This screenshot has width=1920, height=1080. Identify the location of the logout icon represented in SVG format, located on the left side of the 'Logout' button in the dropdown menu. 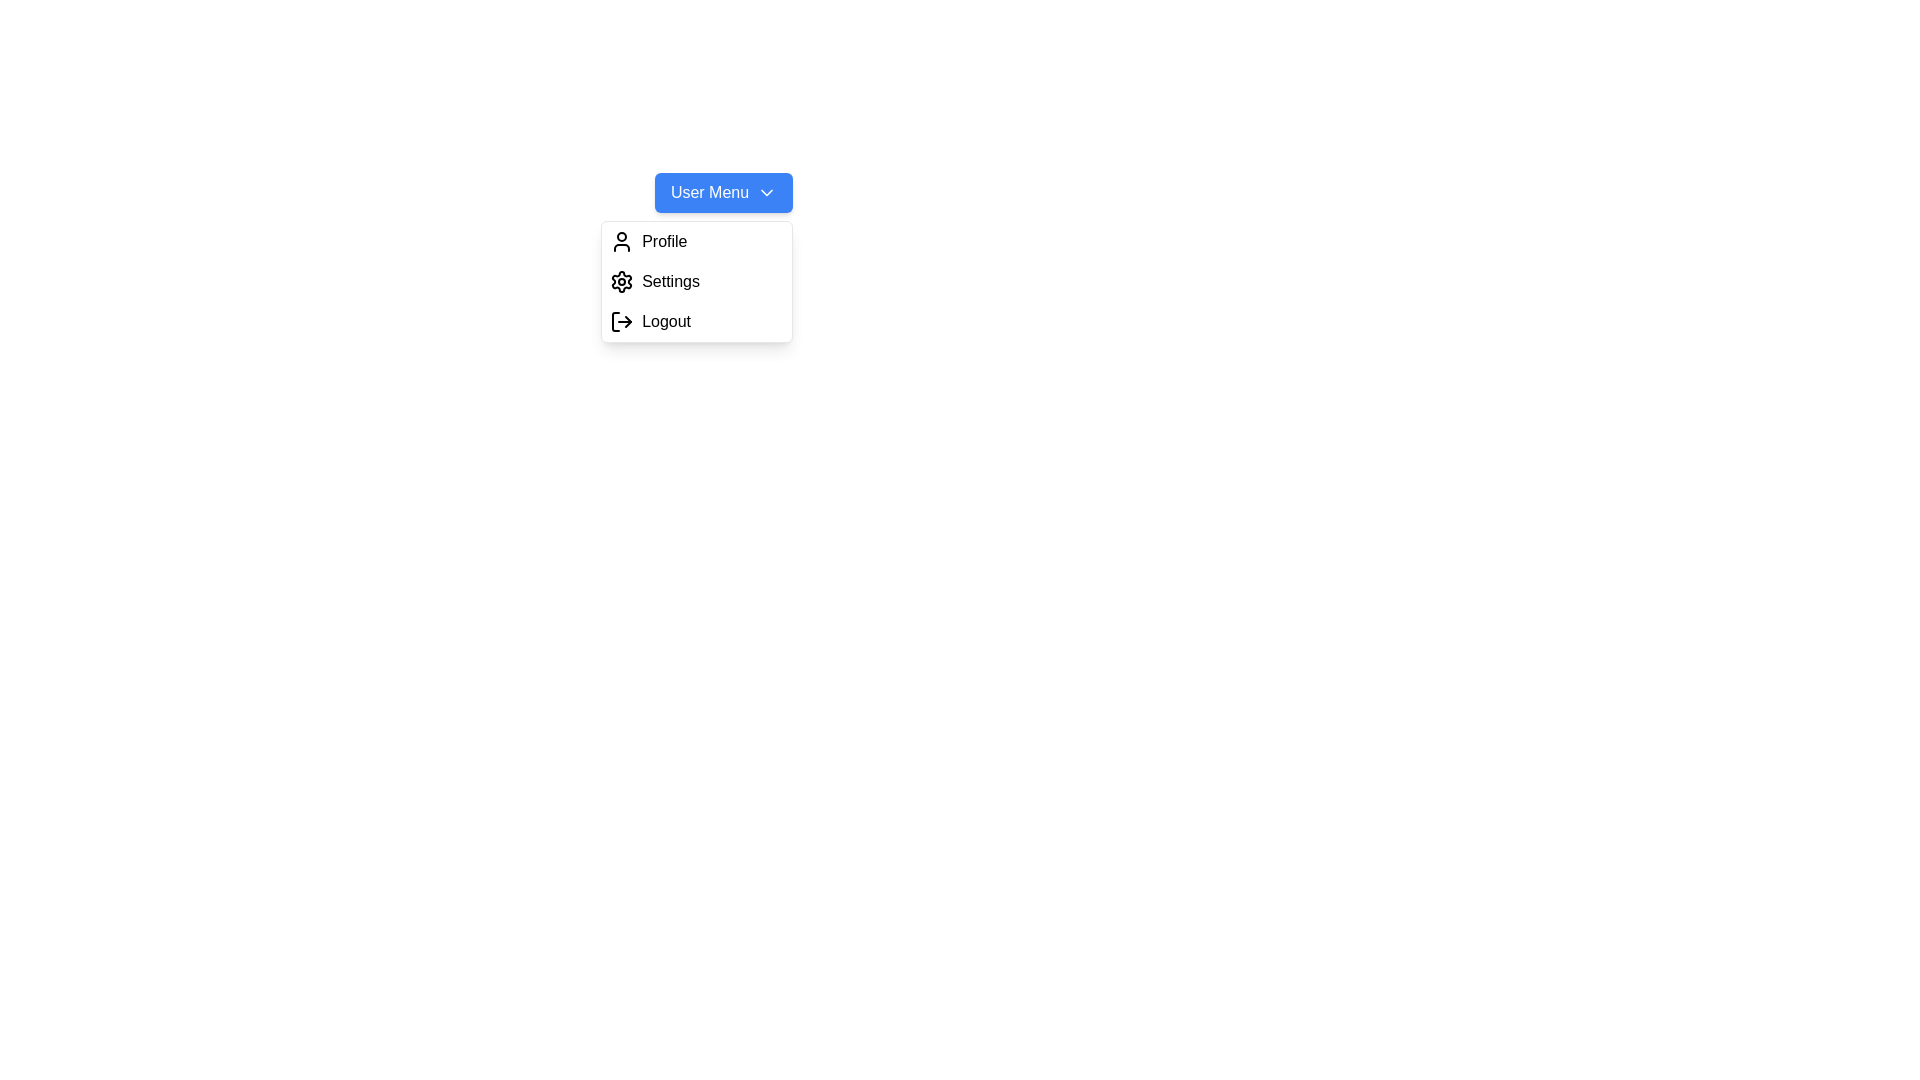
(621, 320).